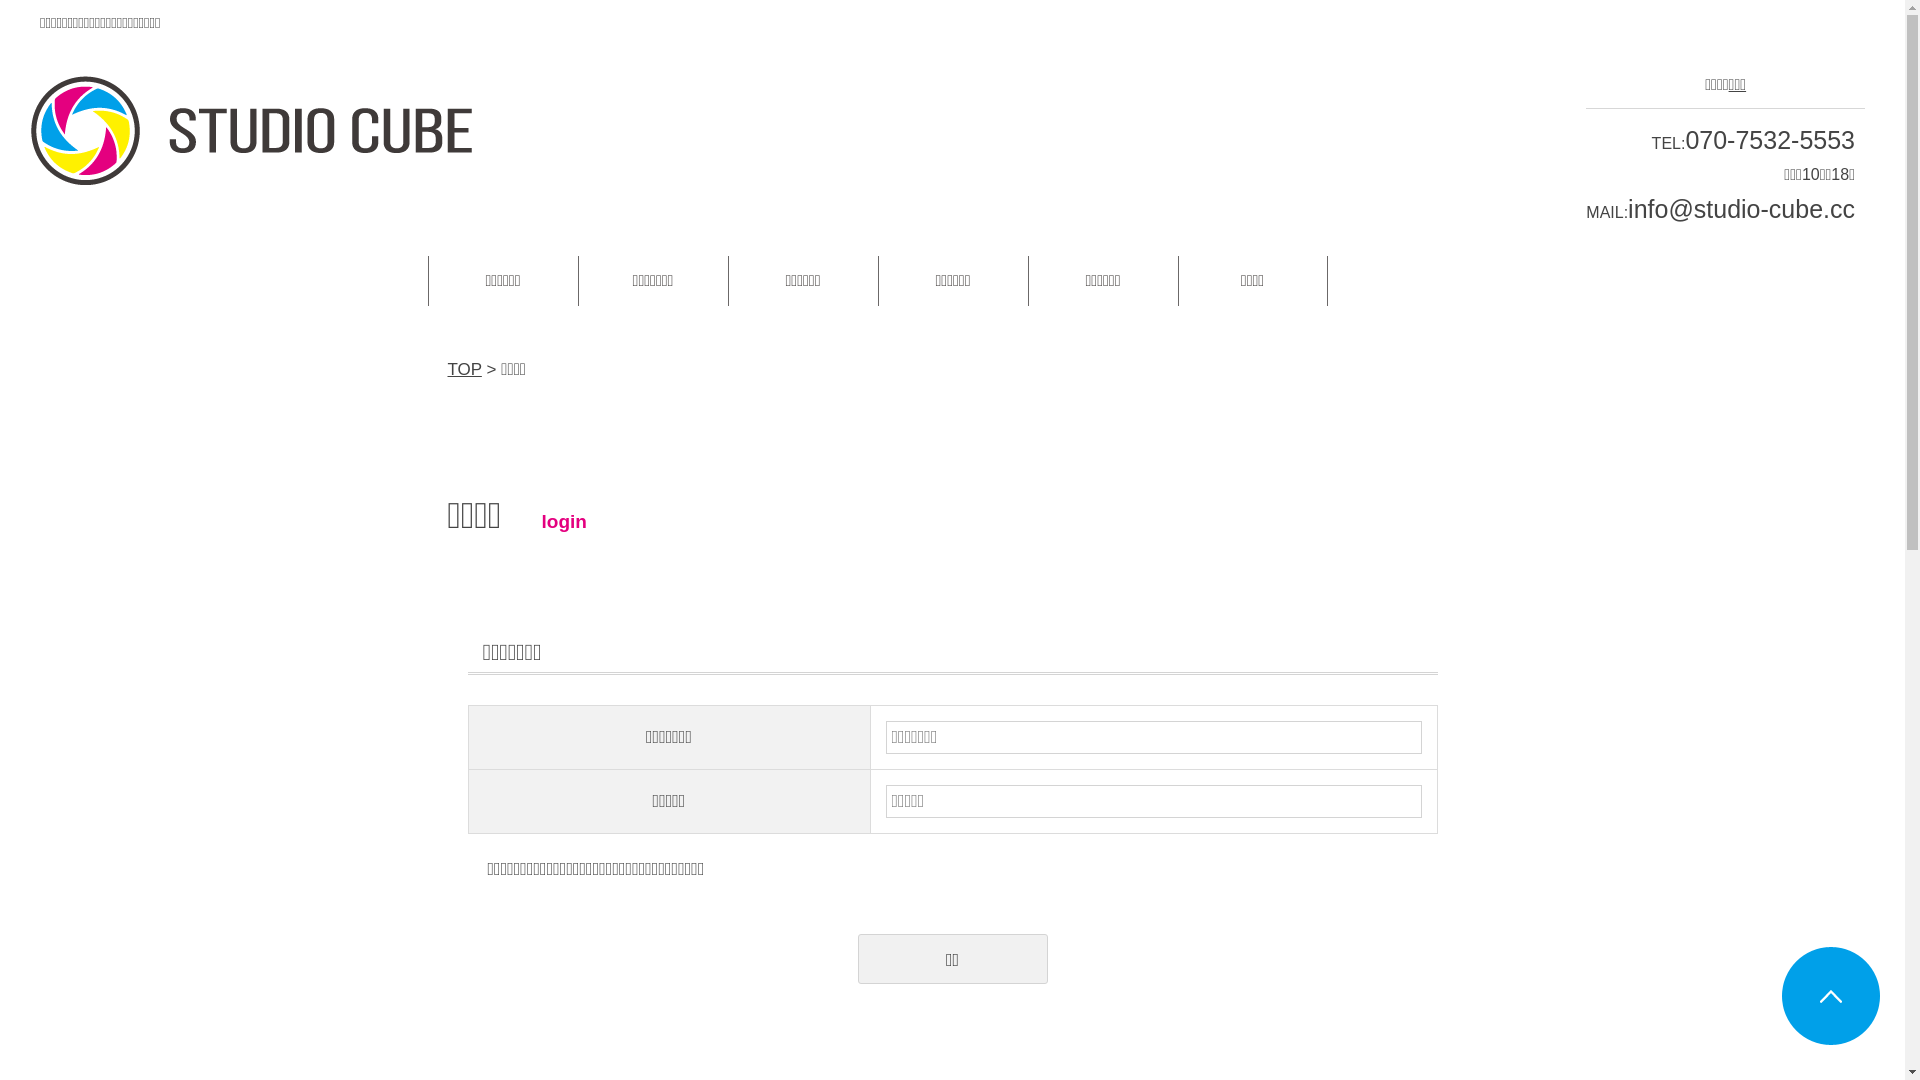 The height and width of the screenshot is (1080, 1920). Describe the element at coordinates (446, 369) in the screenshot. I see `'TOP'` at that location.